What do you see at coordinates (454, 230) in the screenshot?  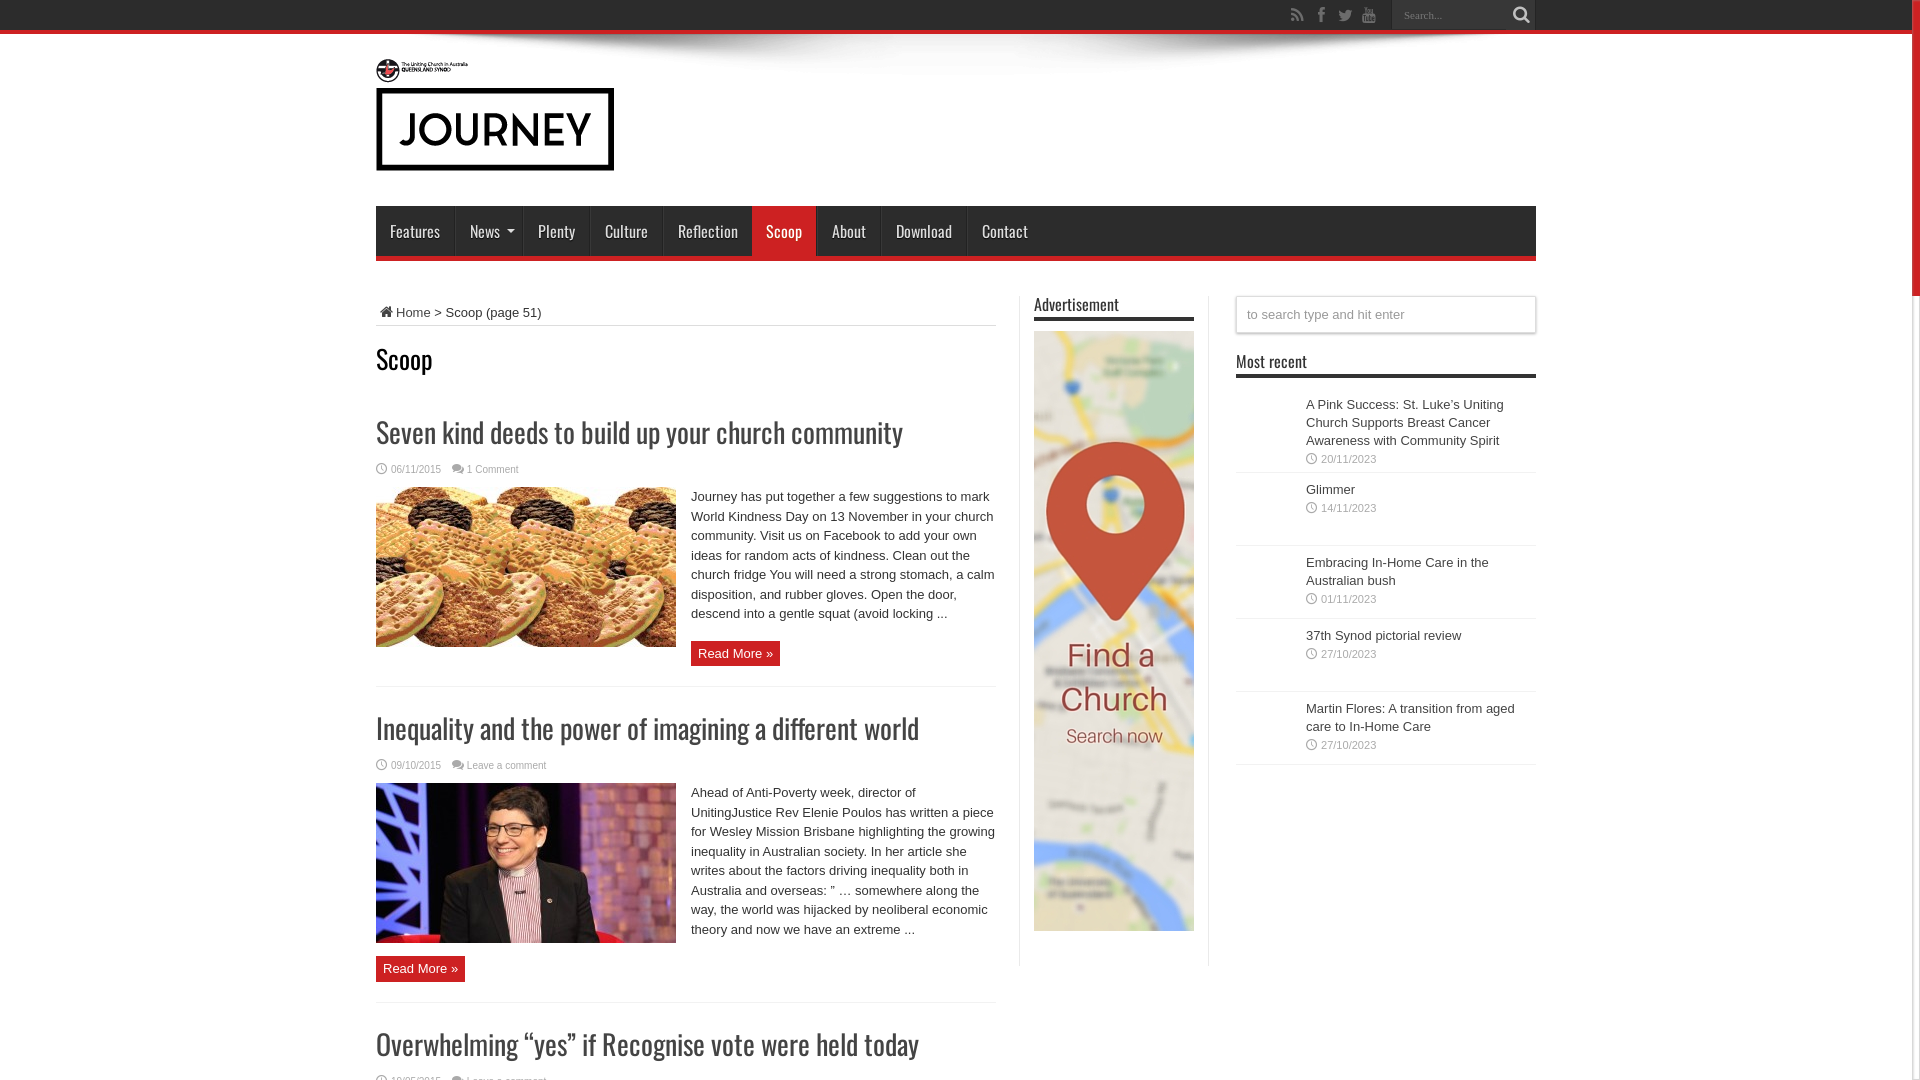 I see `'News'` at bounding box center [454, 230].